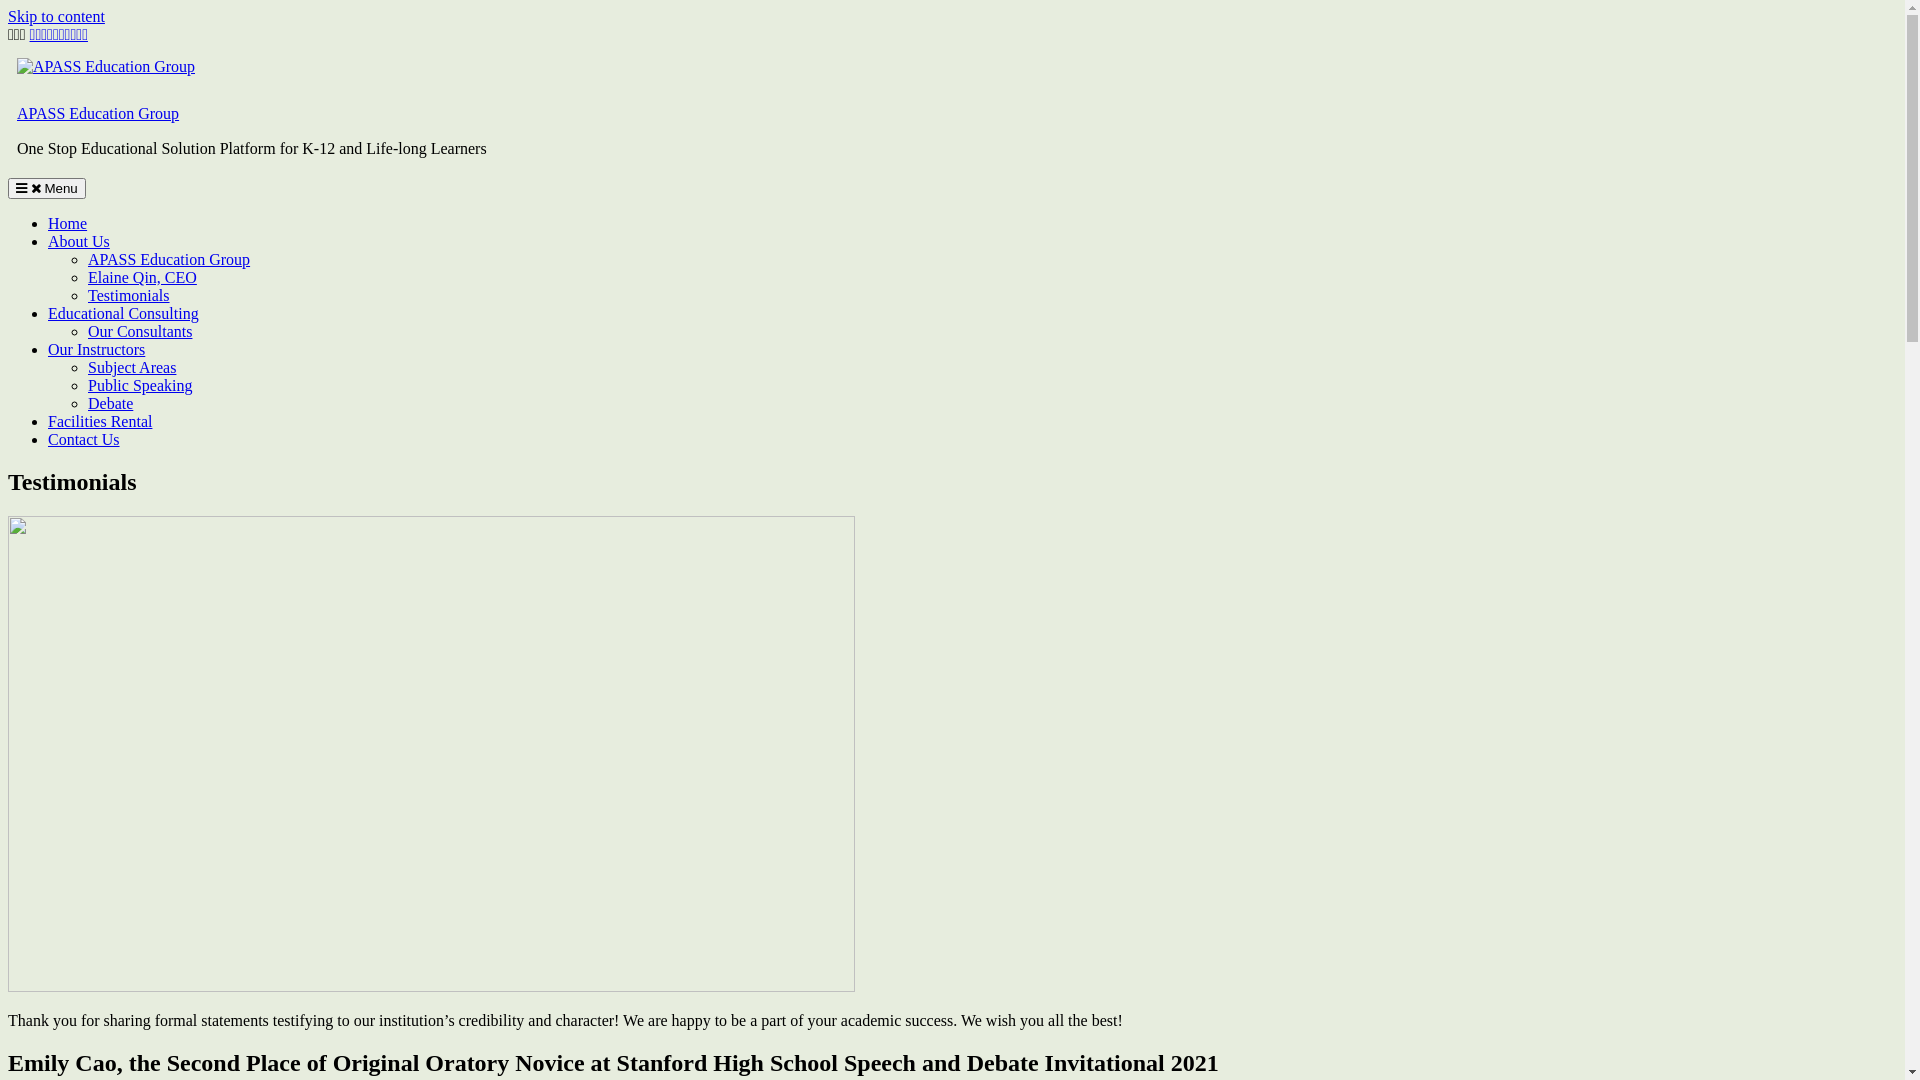  Describe the element at coordinates (56, 16) in the screenshot. I see `'Skip to content'` at that location.